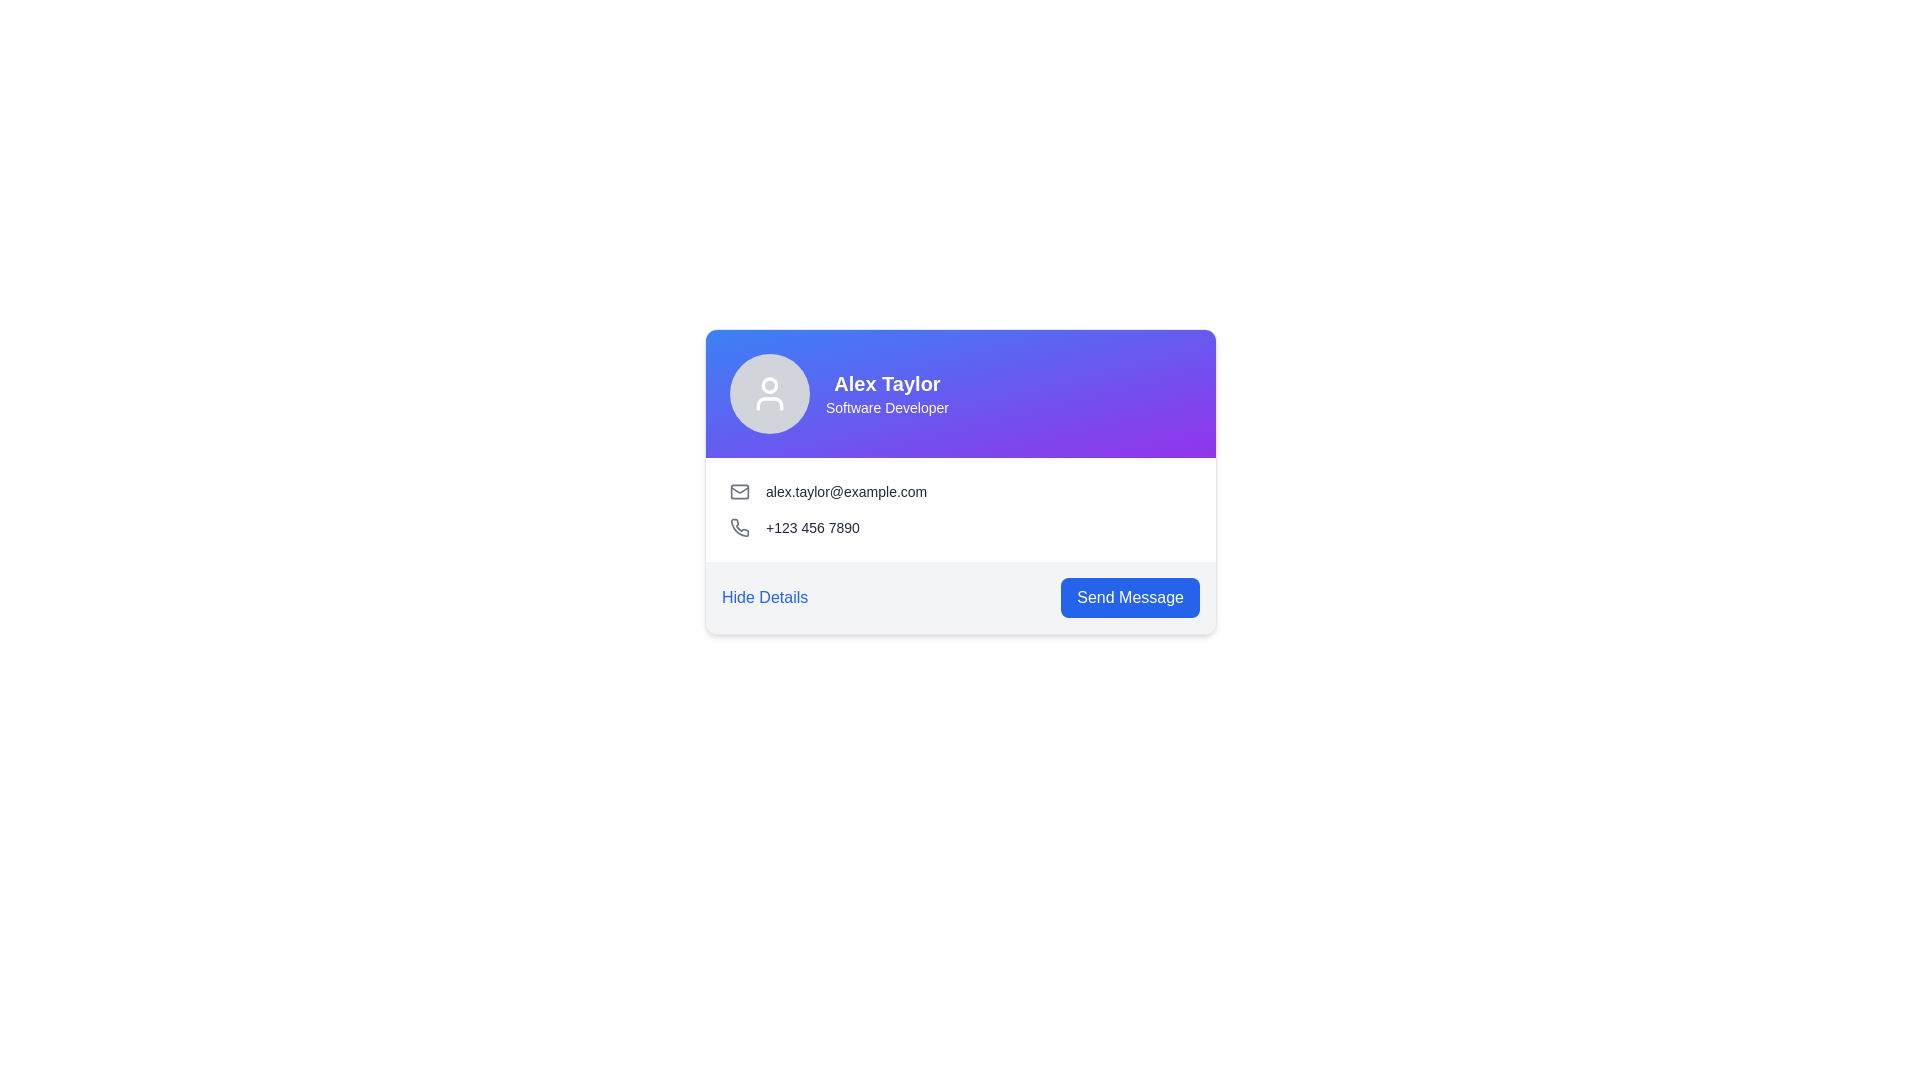 This screenshot has width=1920, height=1080. I want to click on text label that designates the role or position associated with 'Alex Taylor', which is located directly underneath the name 'Alex Taylor' in the top section of the card, so click(886, 407).